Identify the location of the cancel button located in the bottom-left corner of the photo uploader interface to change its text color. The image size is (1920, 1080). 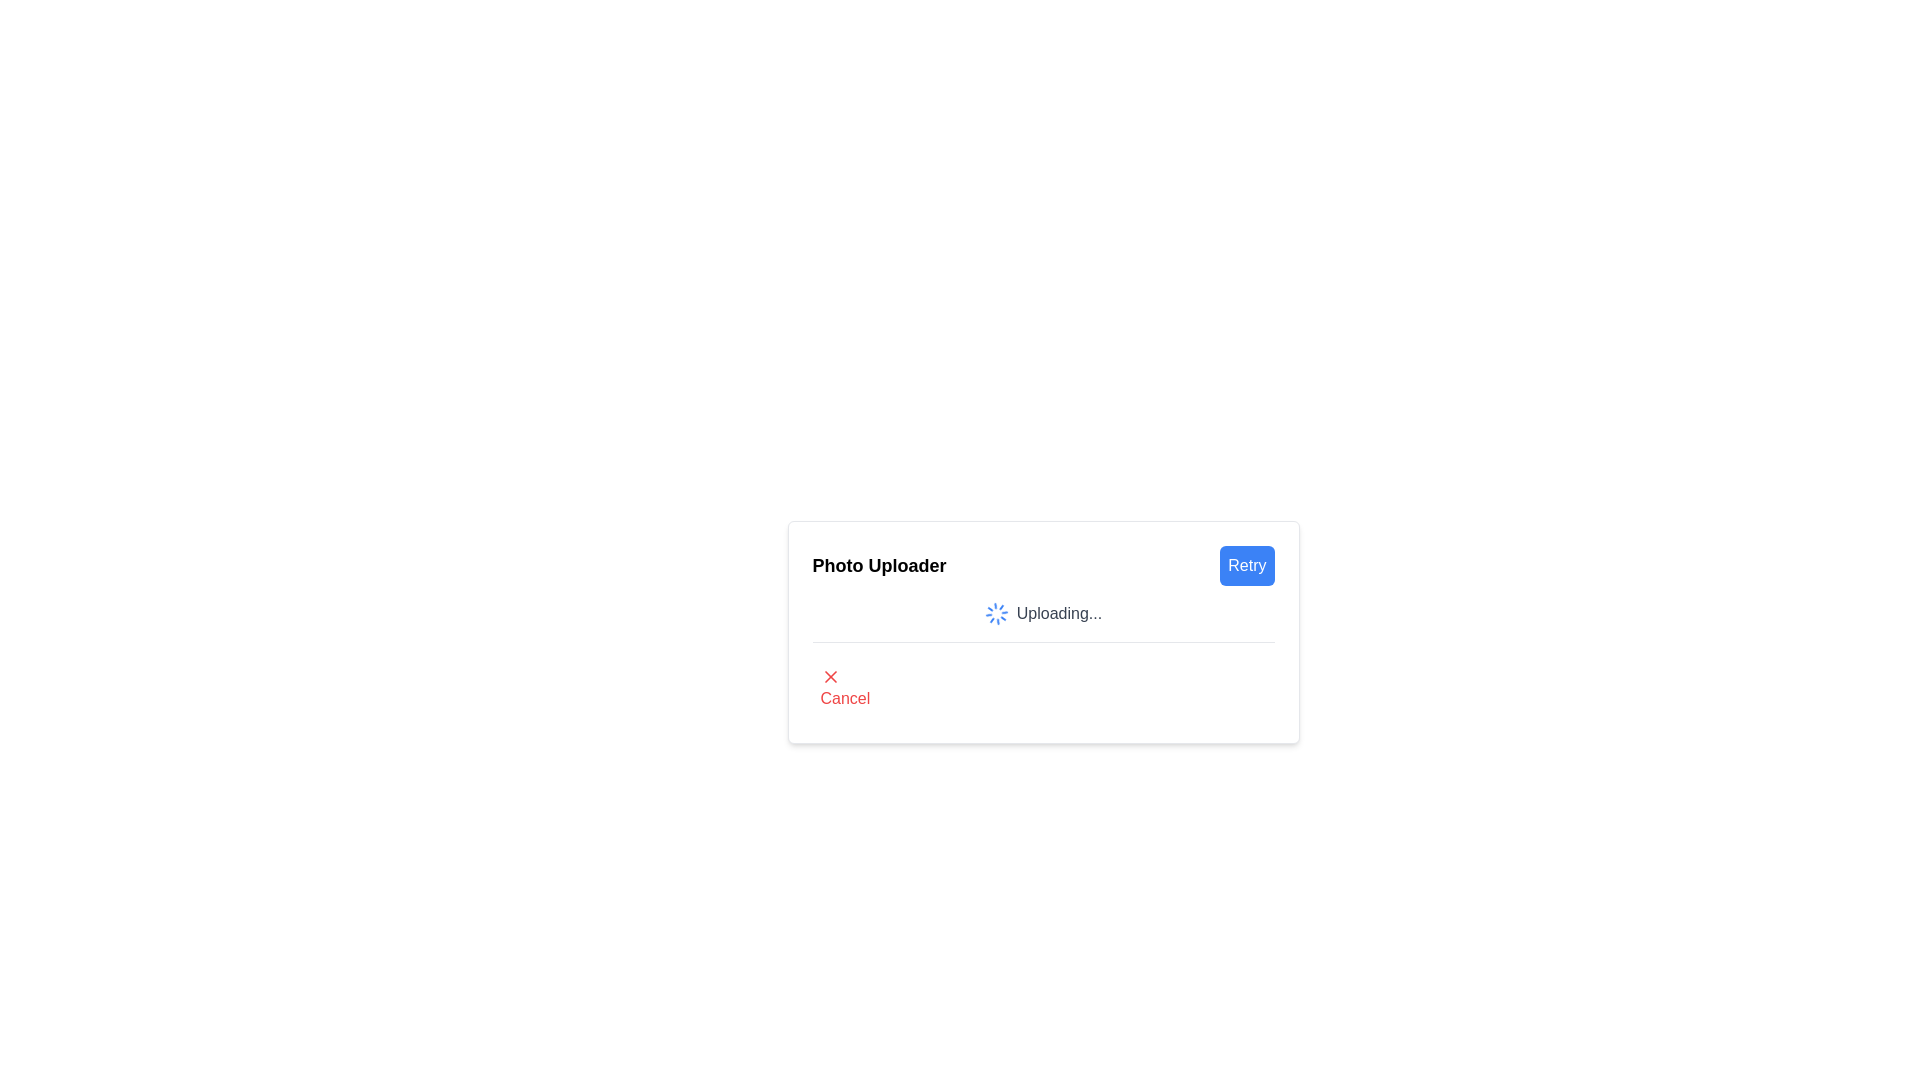
(845, 688).